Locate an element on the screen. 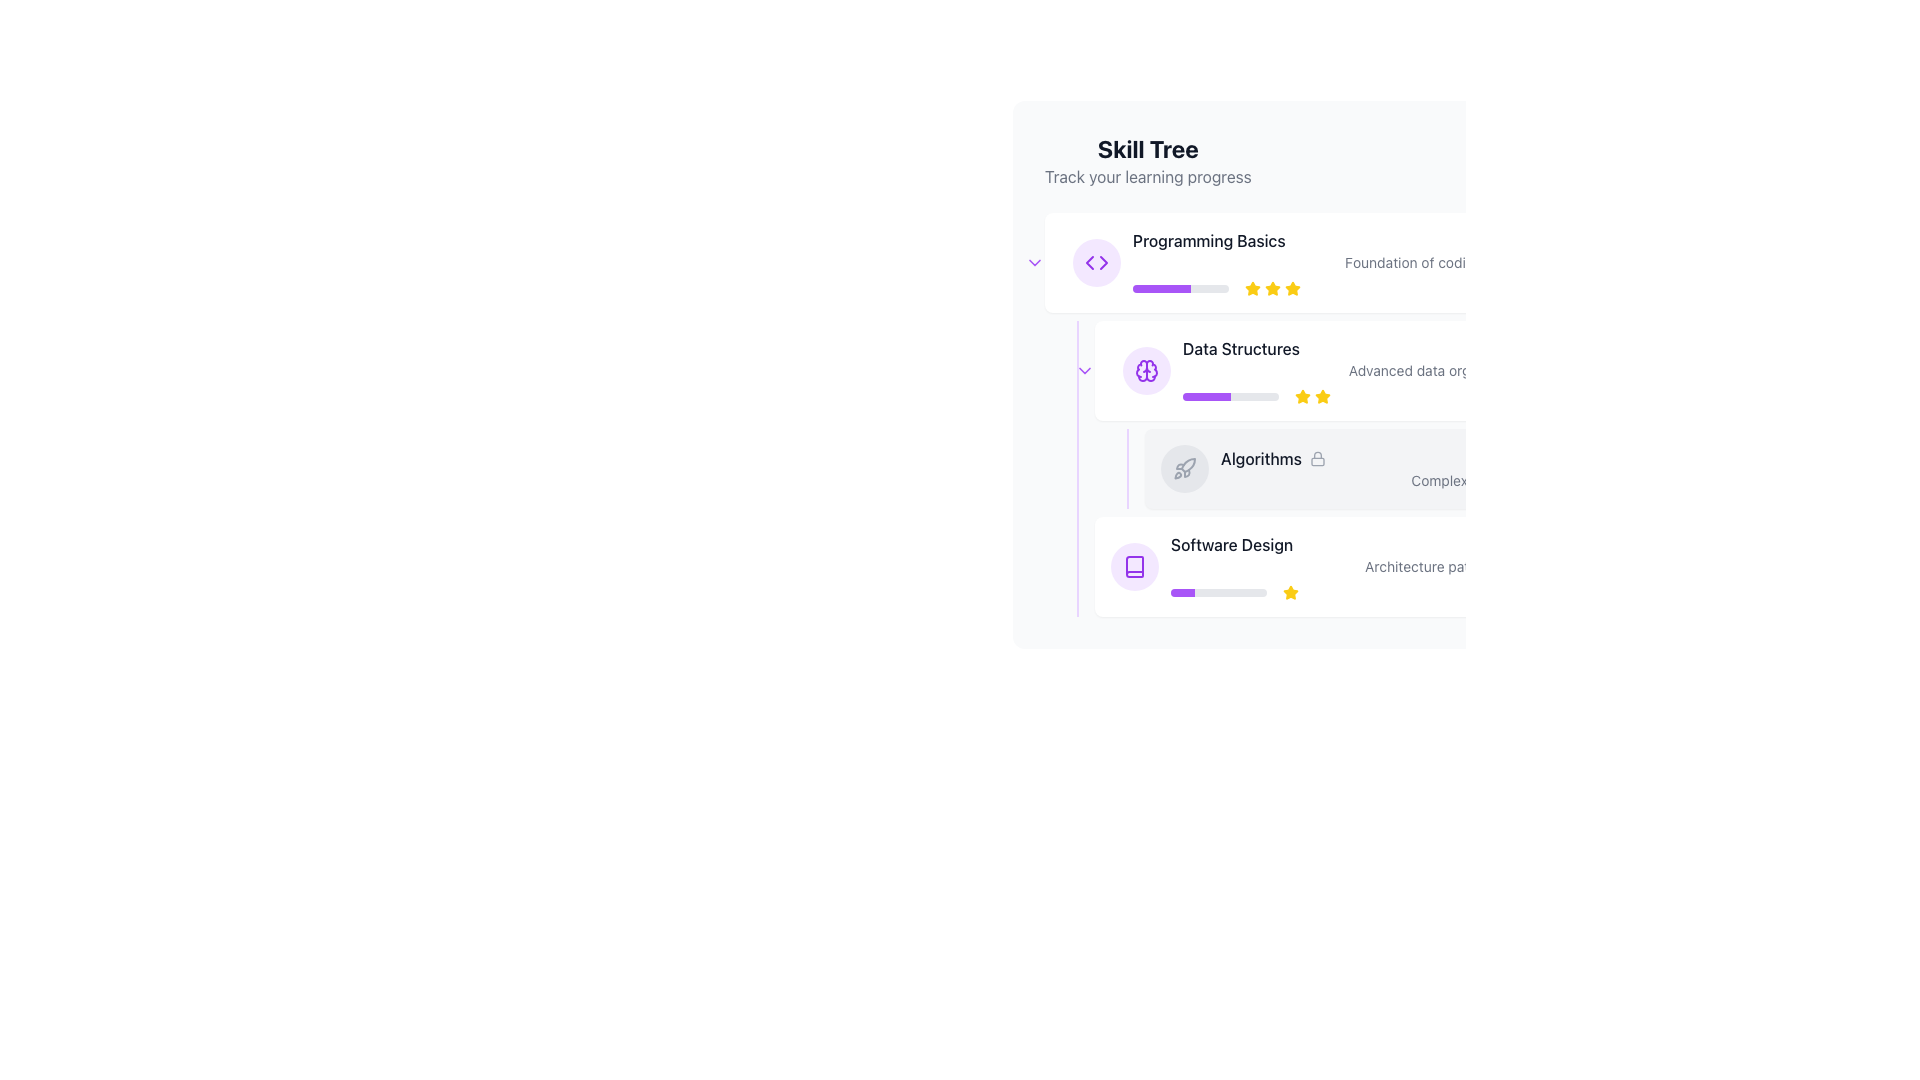  text label that indicates the topic or skill covered in the 'Software Design' section of the learning tracker interface, located under the 'Algorithms' section near the purple progress bar and star rating indicator is located at coordinates (1231, 544).